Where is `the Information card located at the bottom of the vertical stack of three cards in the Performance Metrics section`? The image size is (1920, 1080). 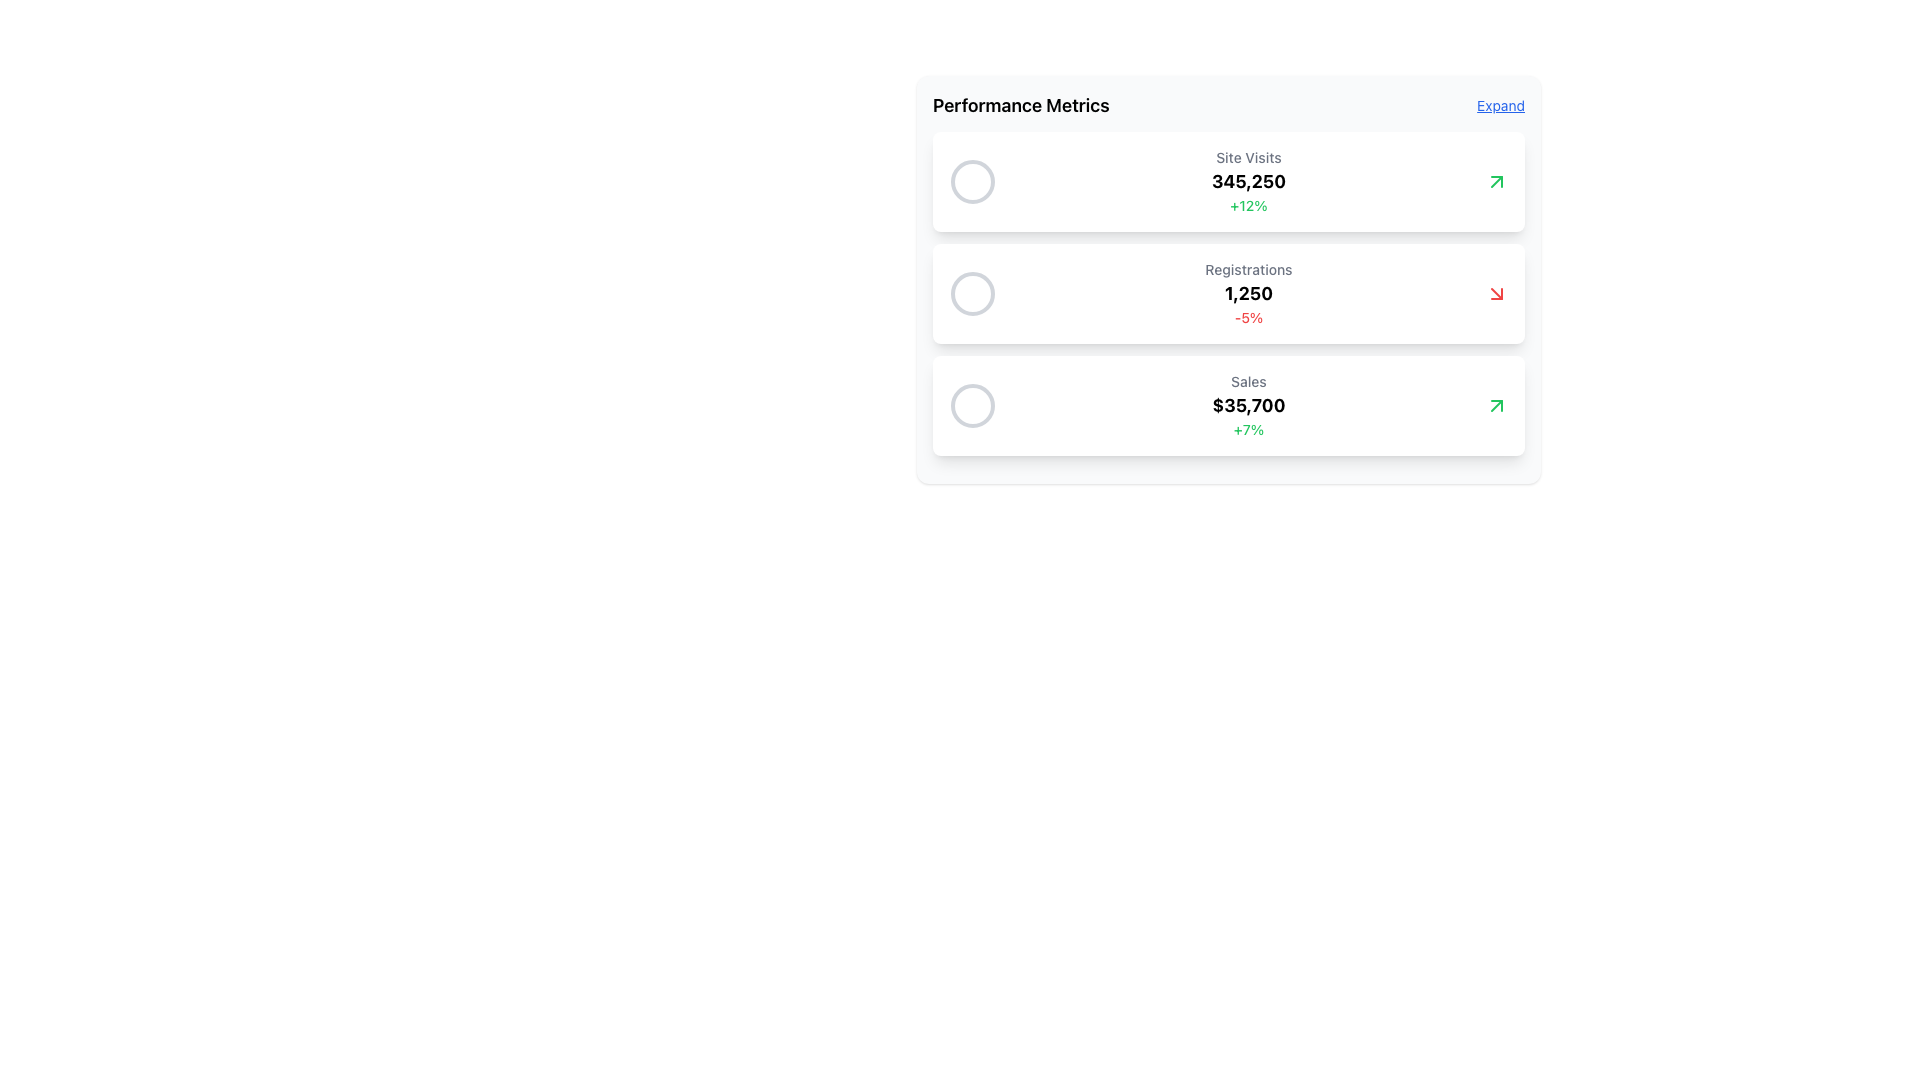
the Information card located at the bottom of the vertical stack of three cards in the Performance Metrics section is located at coordinates (1227, 405).